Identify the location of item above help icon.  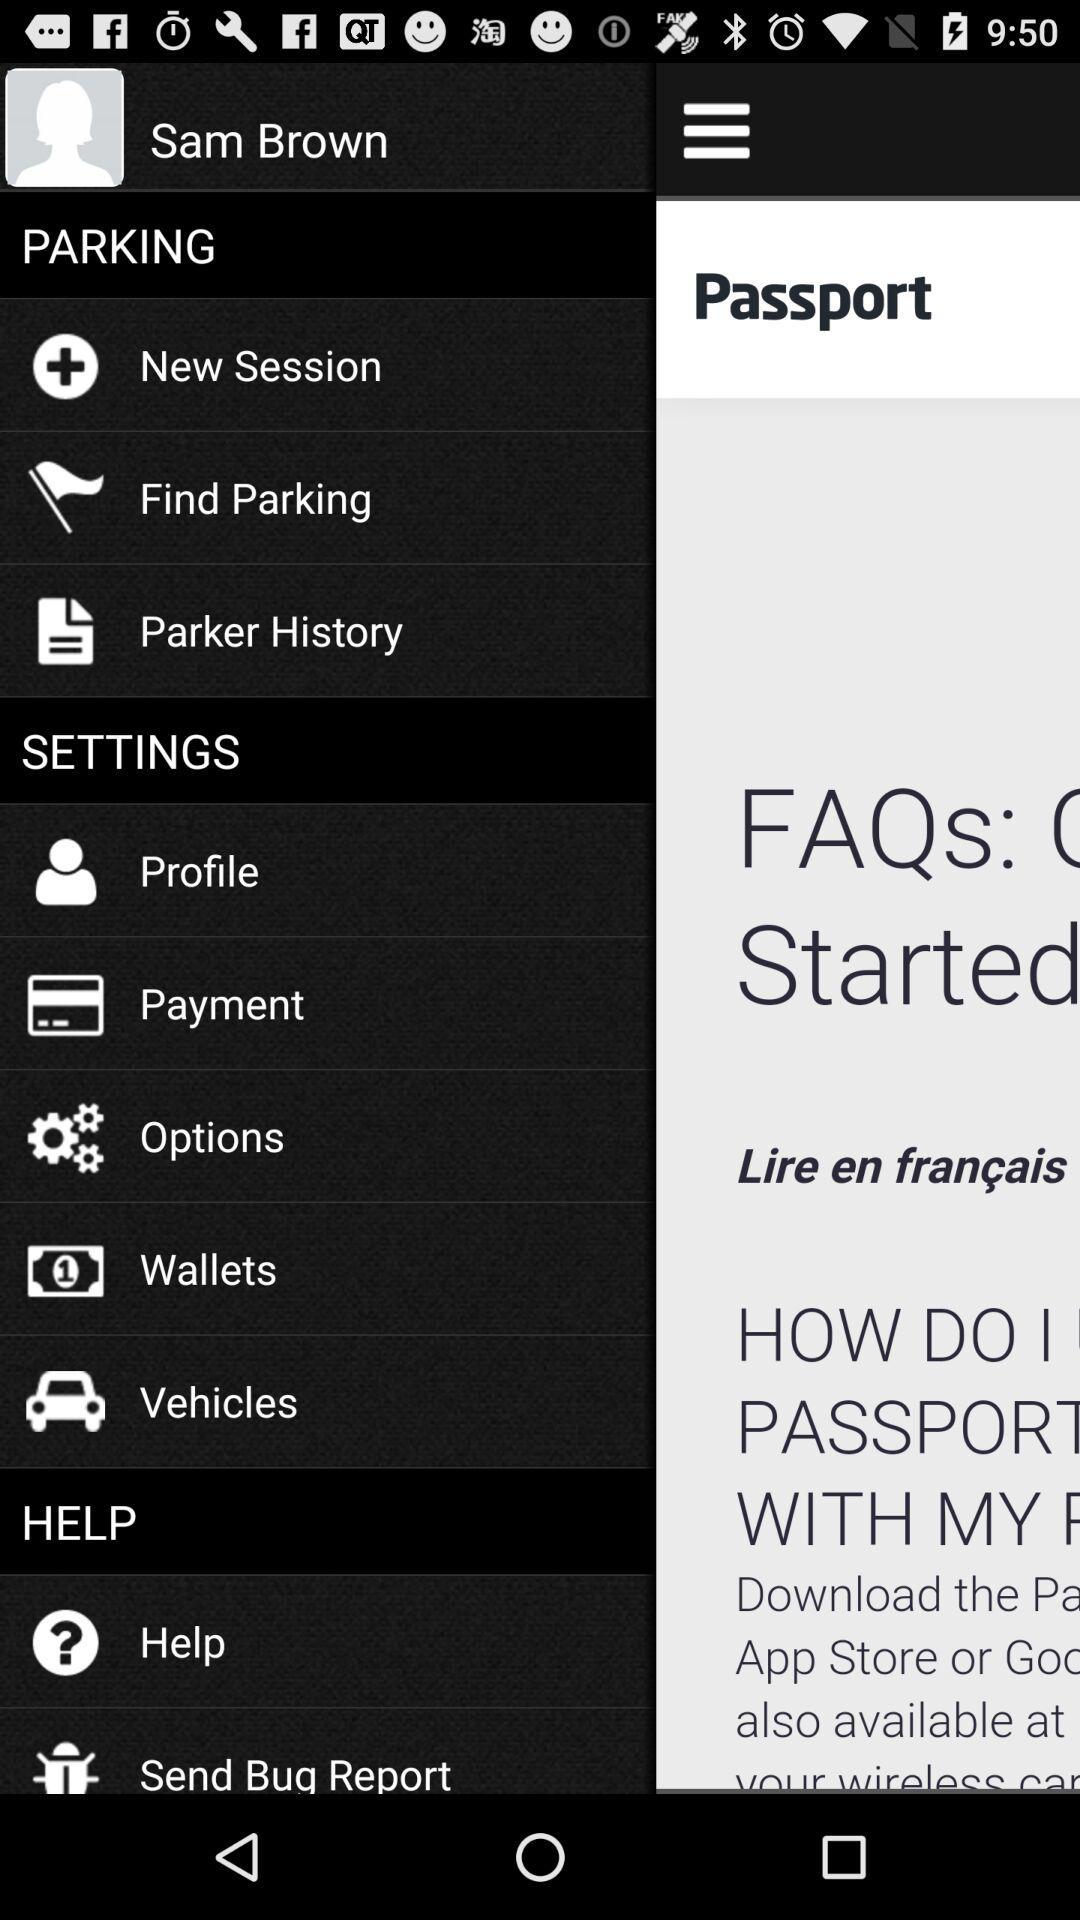
(219, 1400).